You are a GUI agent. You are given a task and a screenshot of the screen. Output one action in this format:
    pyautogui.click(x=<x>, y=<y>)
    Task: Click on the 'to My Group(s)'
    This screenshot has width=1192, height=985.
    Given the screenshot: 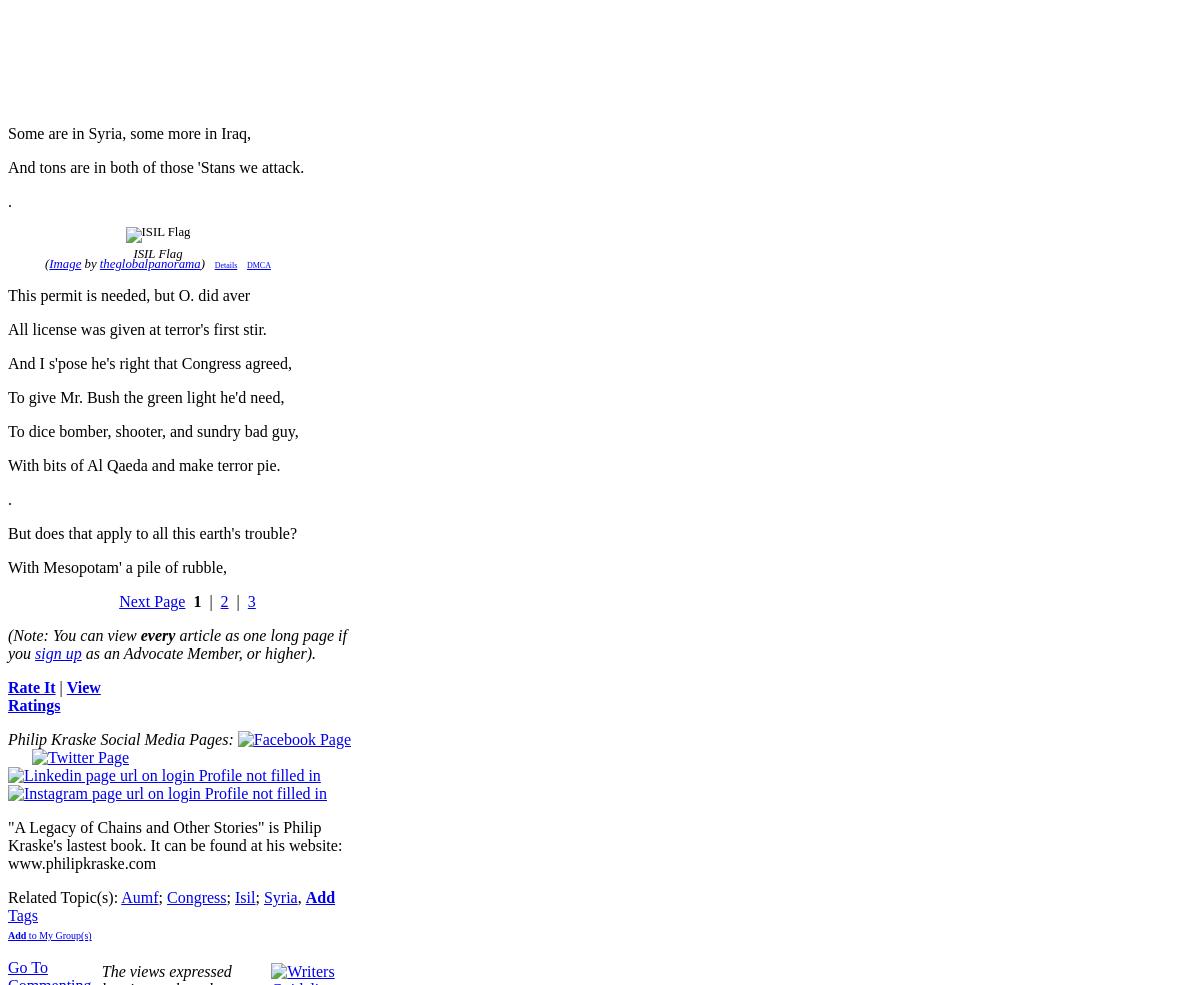 What is the action you would take?
    pyautogui.click(x=57, y=935)
    